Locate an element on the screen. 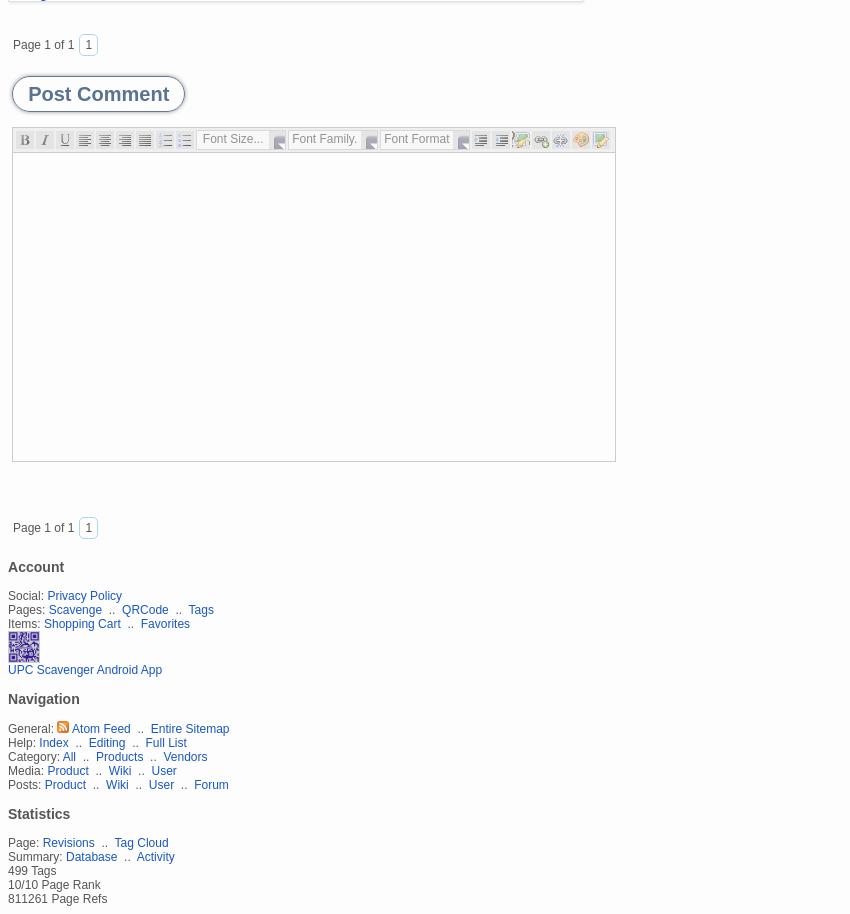 This screenshot has width=850, height=914. 'Category:' is located at coordinates (33, 755).